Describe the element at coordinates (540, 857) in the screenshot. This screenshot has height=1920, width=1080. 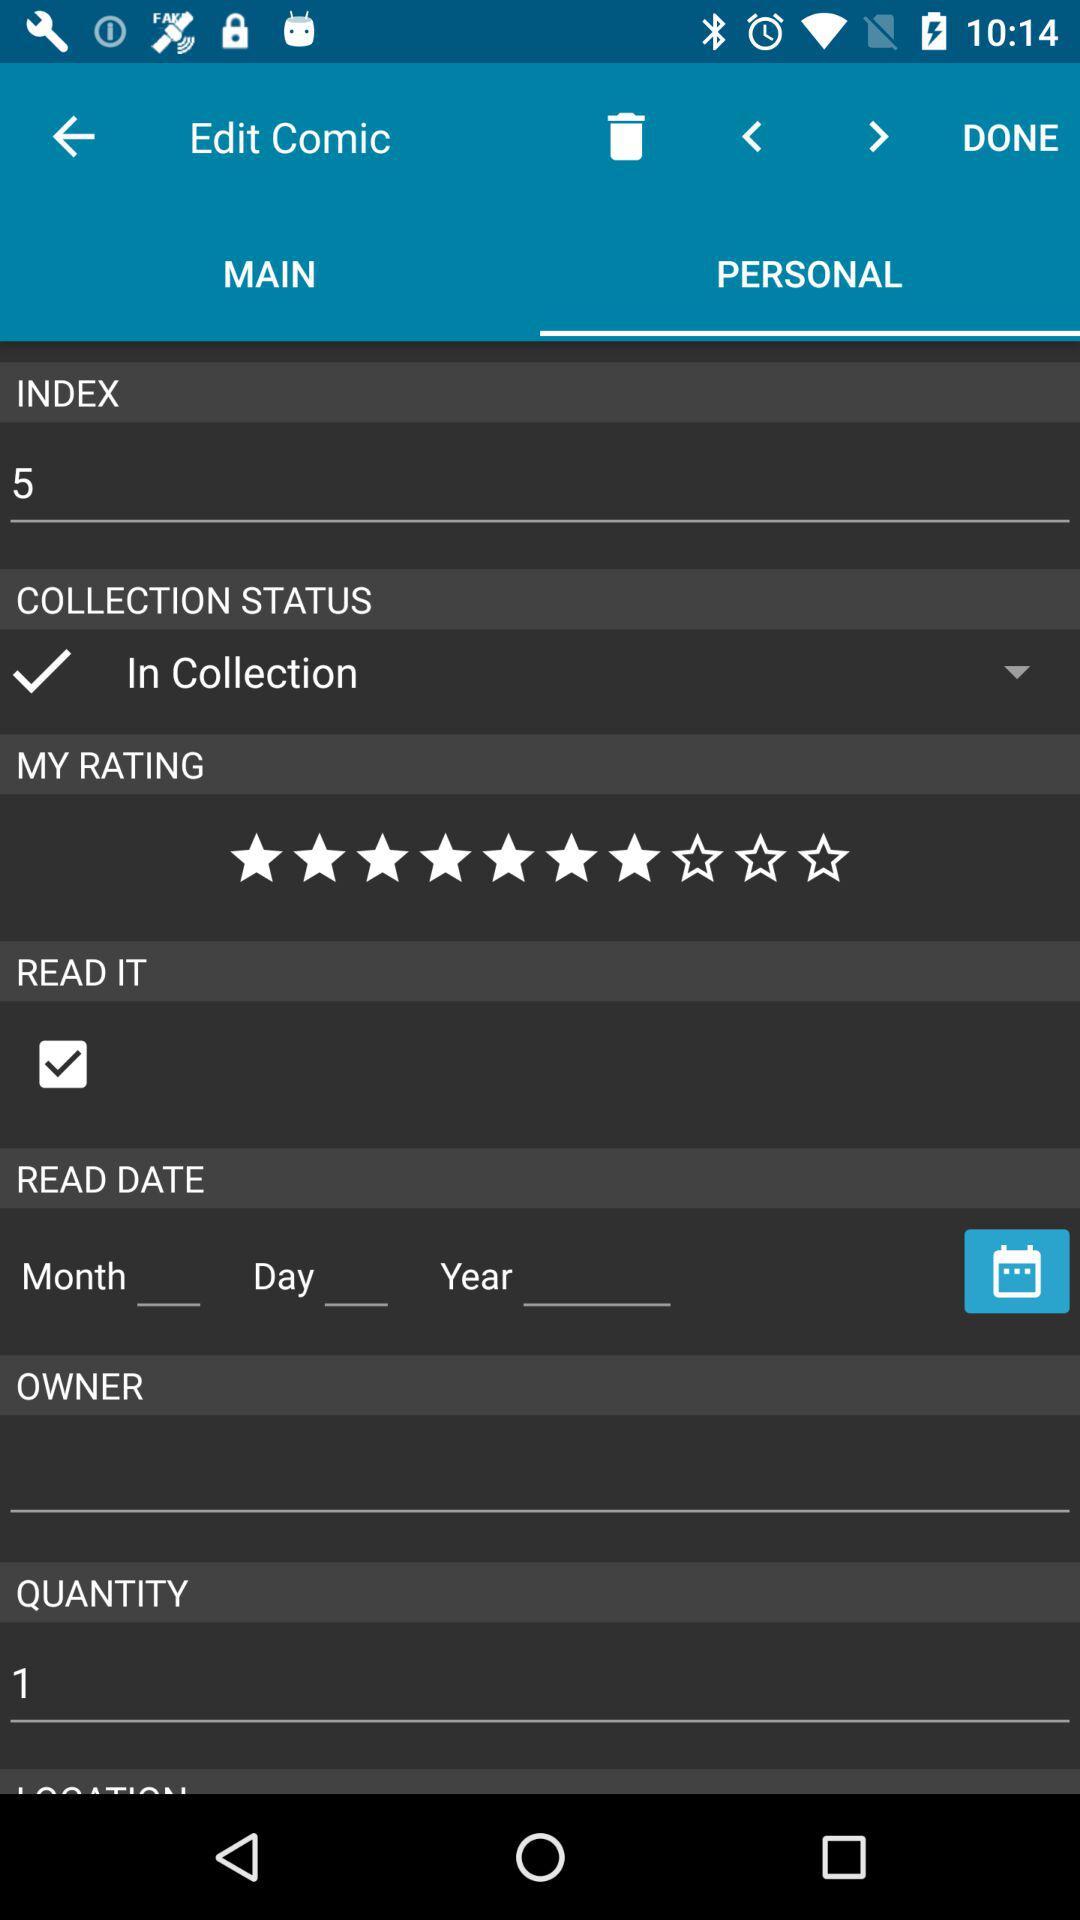
I see `the icons which is below the my rating` at that location.